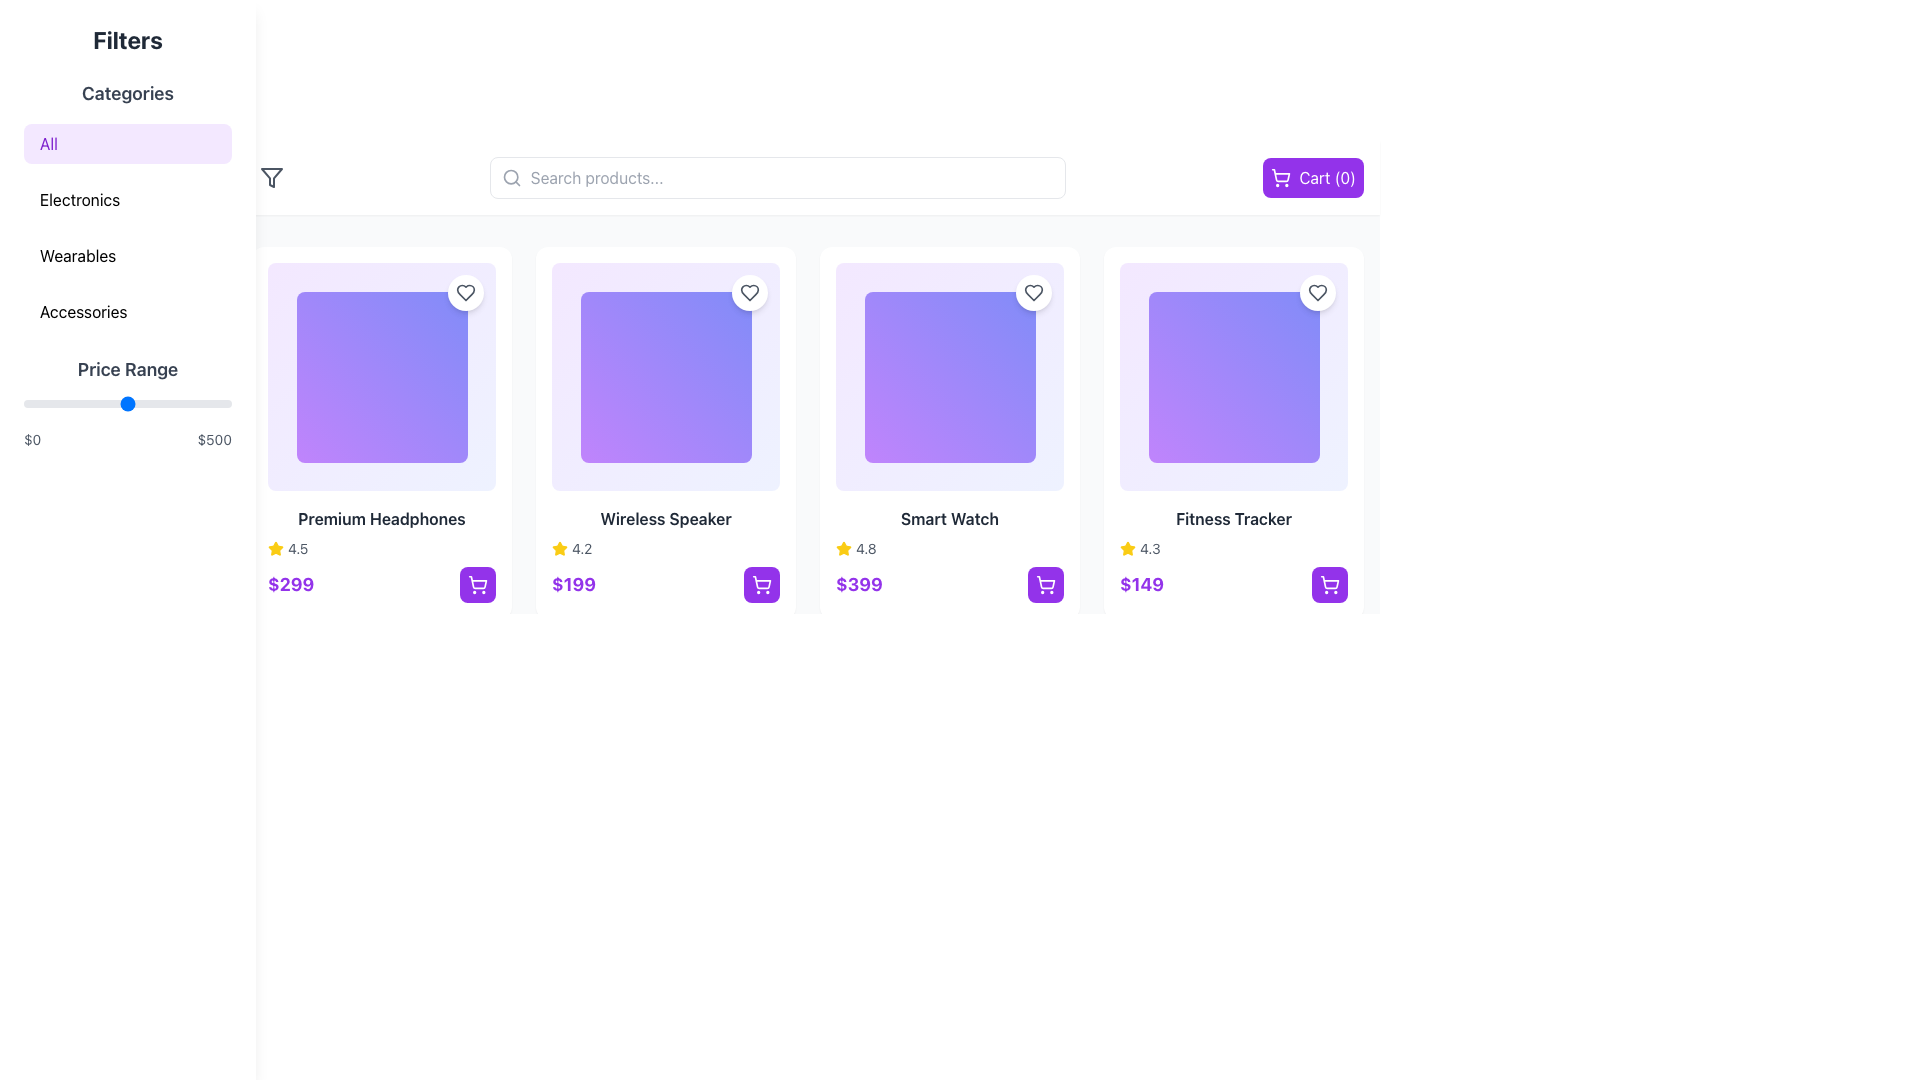 The width and height of the screenshot is (1920, 1080). I want to click on the text component displaying the number '4.3' that is styled in gray color and is located next to the yellow star icon in the product card for 'Fitness Tracker', so click(1150, 548).